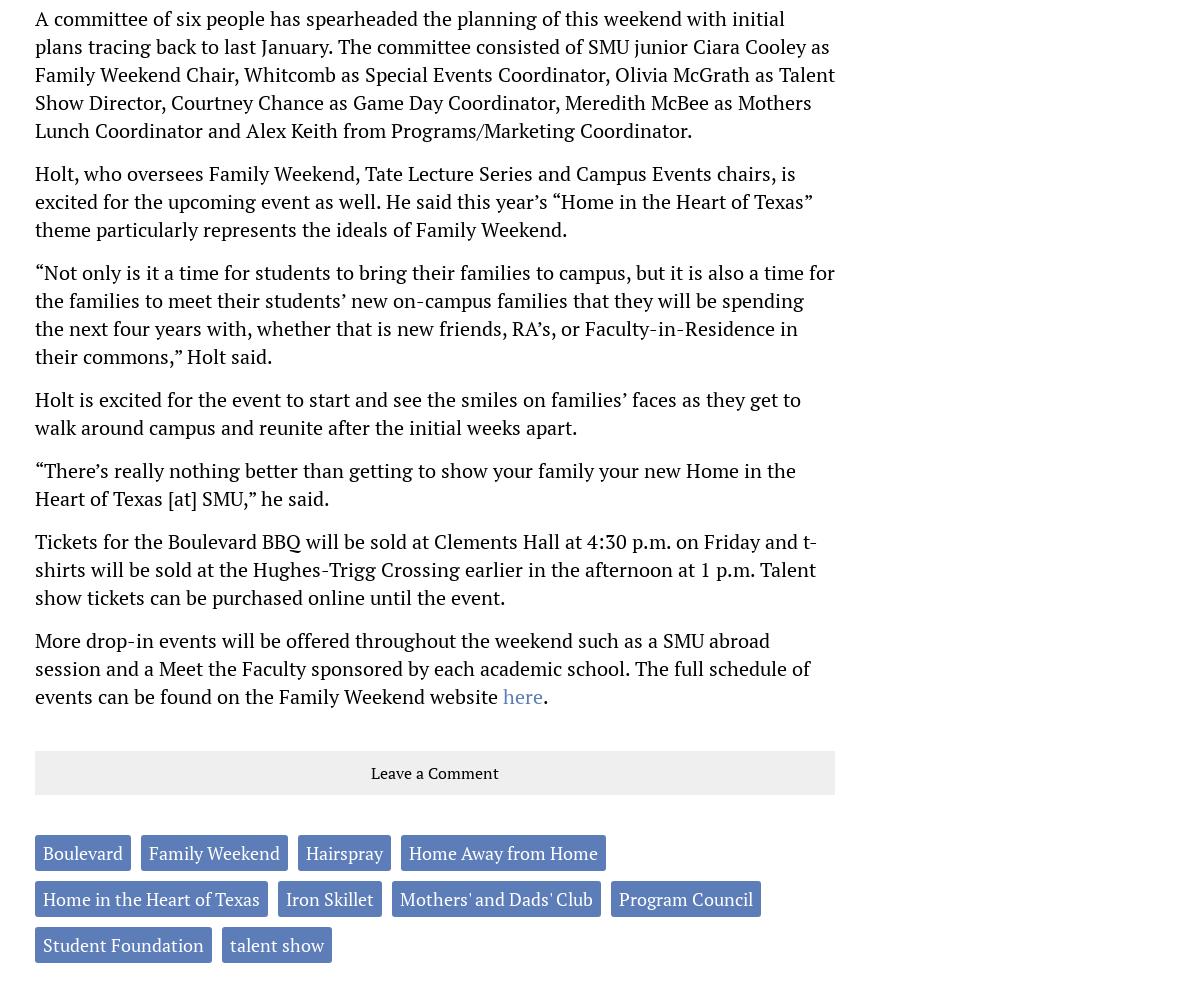  I want to click on 'Holt, who oversees Family Weekend, Tate Lecture Series and Campus Events chairs, is excited for the upcoming event as well. He said this year’s “Home in the Heart of Texas” theme particularly represents the ideals of Family Weekend.', so click(422, 199).